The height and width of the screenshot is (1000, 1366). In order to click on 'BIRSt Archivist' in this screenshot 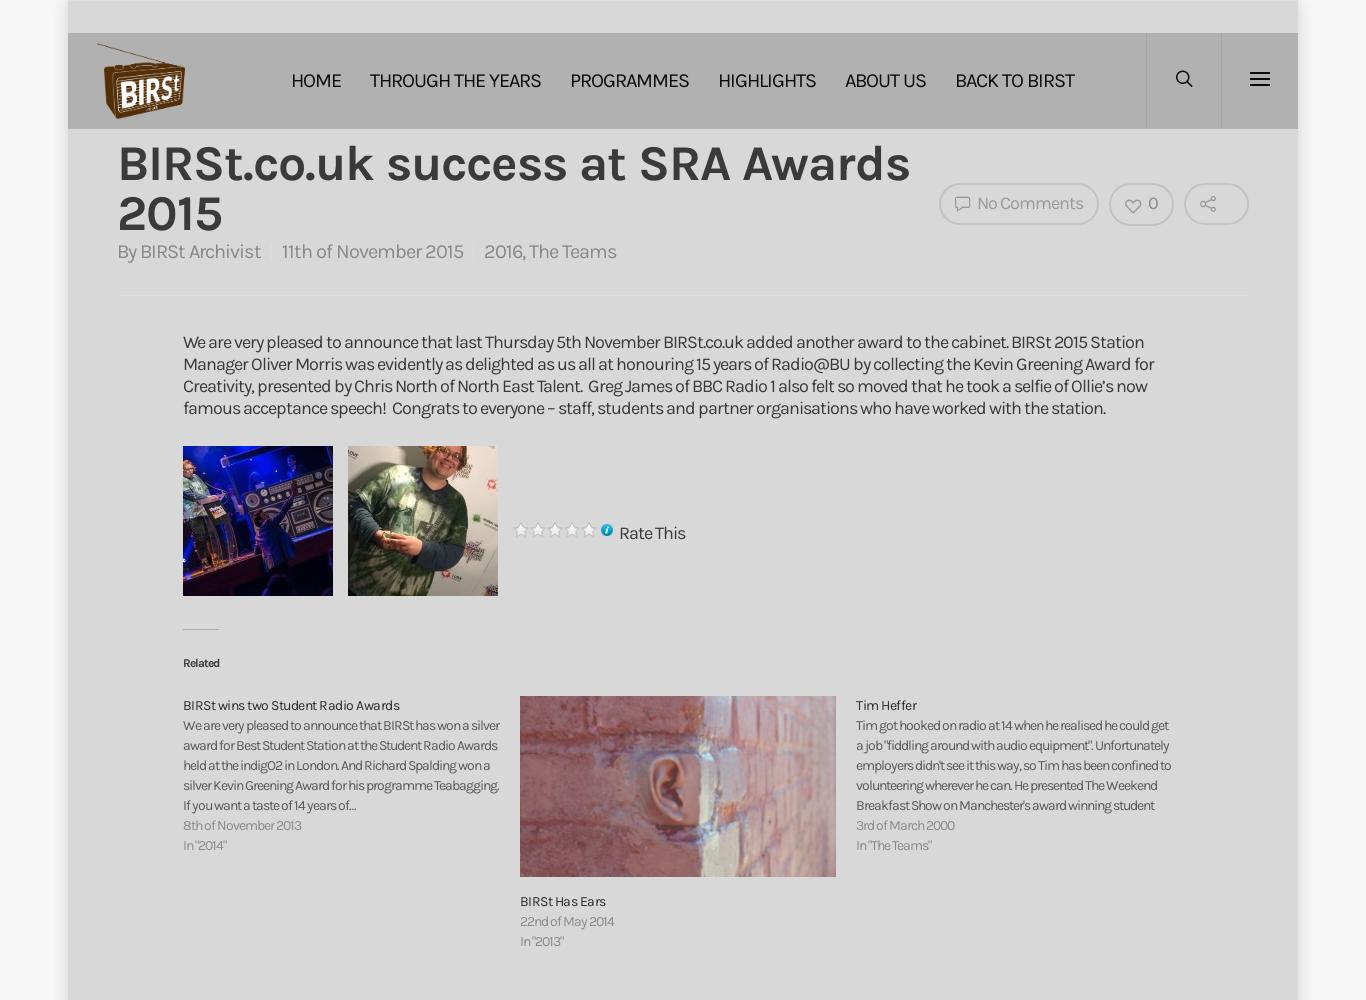, I will do `click(199, 251)`.